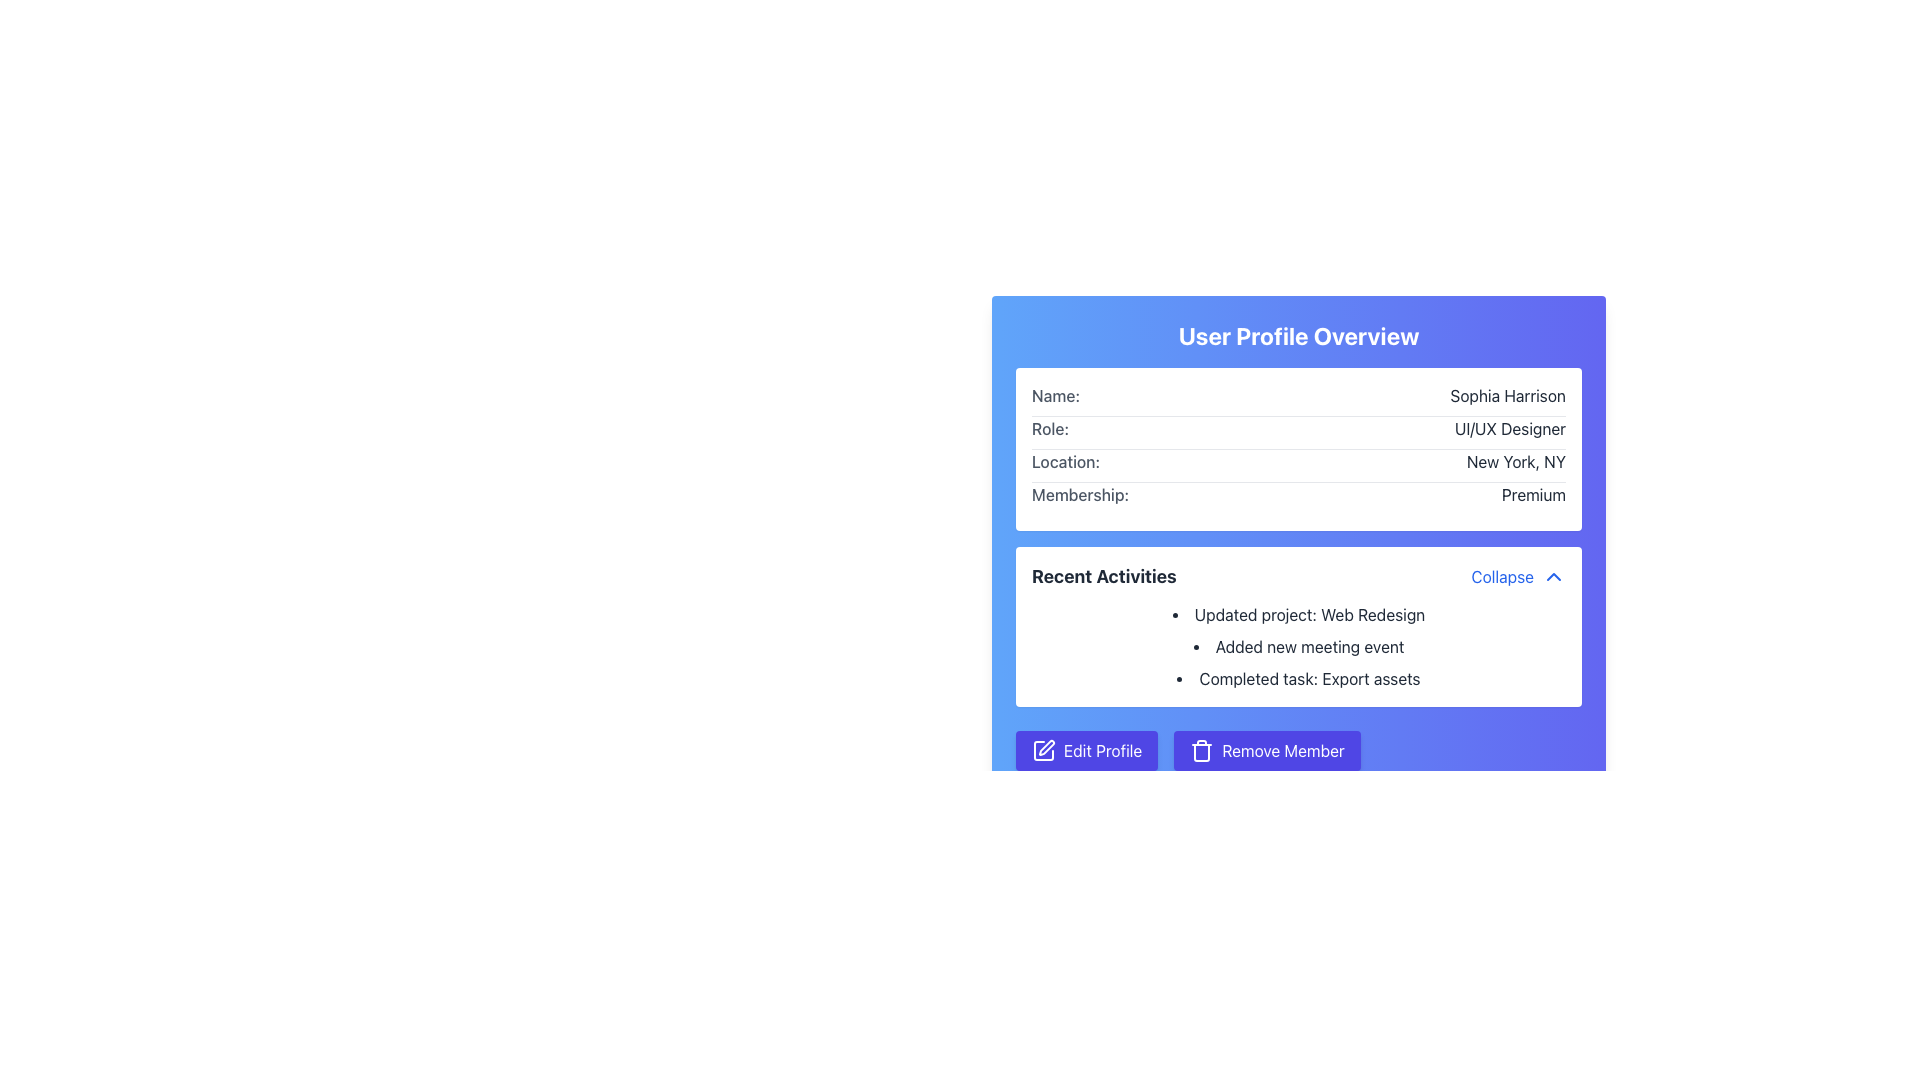 This screenshot has height=1080, width=1920. What do you see at coordinates (1516, 462) in the screenshot?
I see `the static text display showing 'New York, NY', which is part of the user profile interface and located to the right of the label 'Location:'` at bounding box center [1516, 462].